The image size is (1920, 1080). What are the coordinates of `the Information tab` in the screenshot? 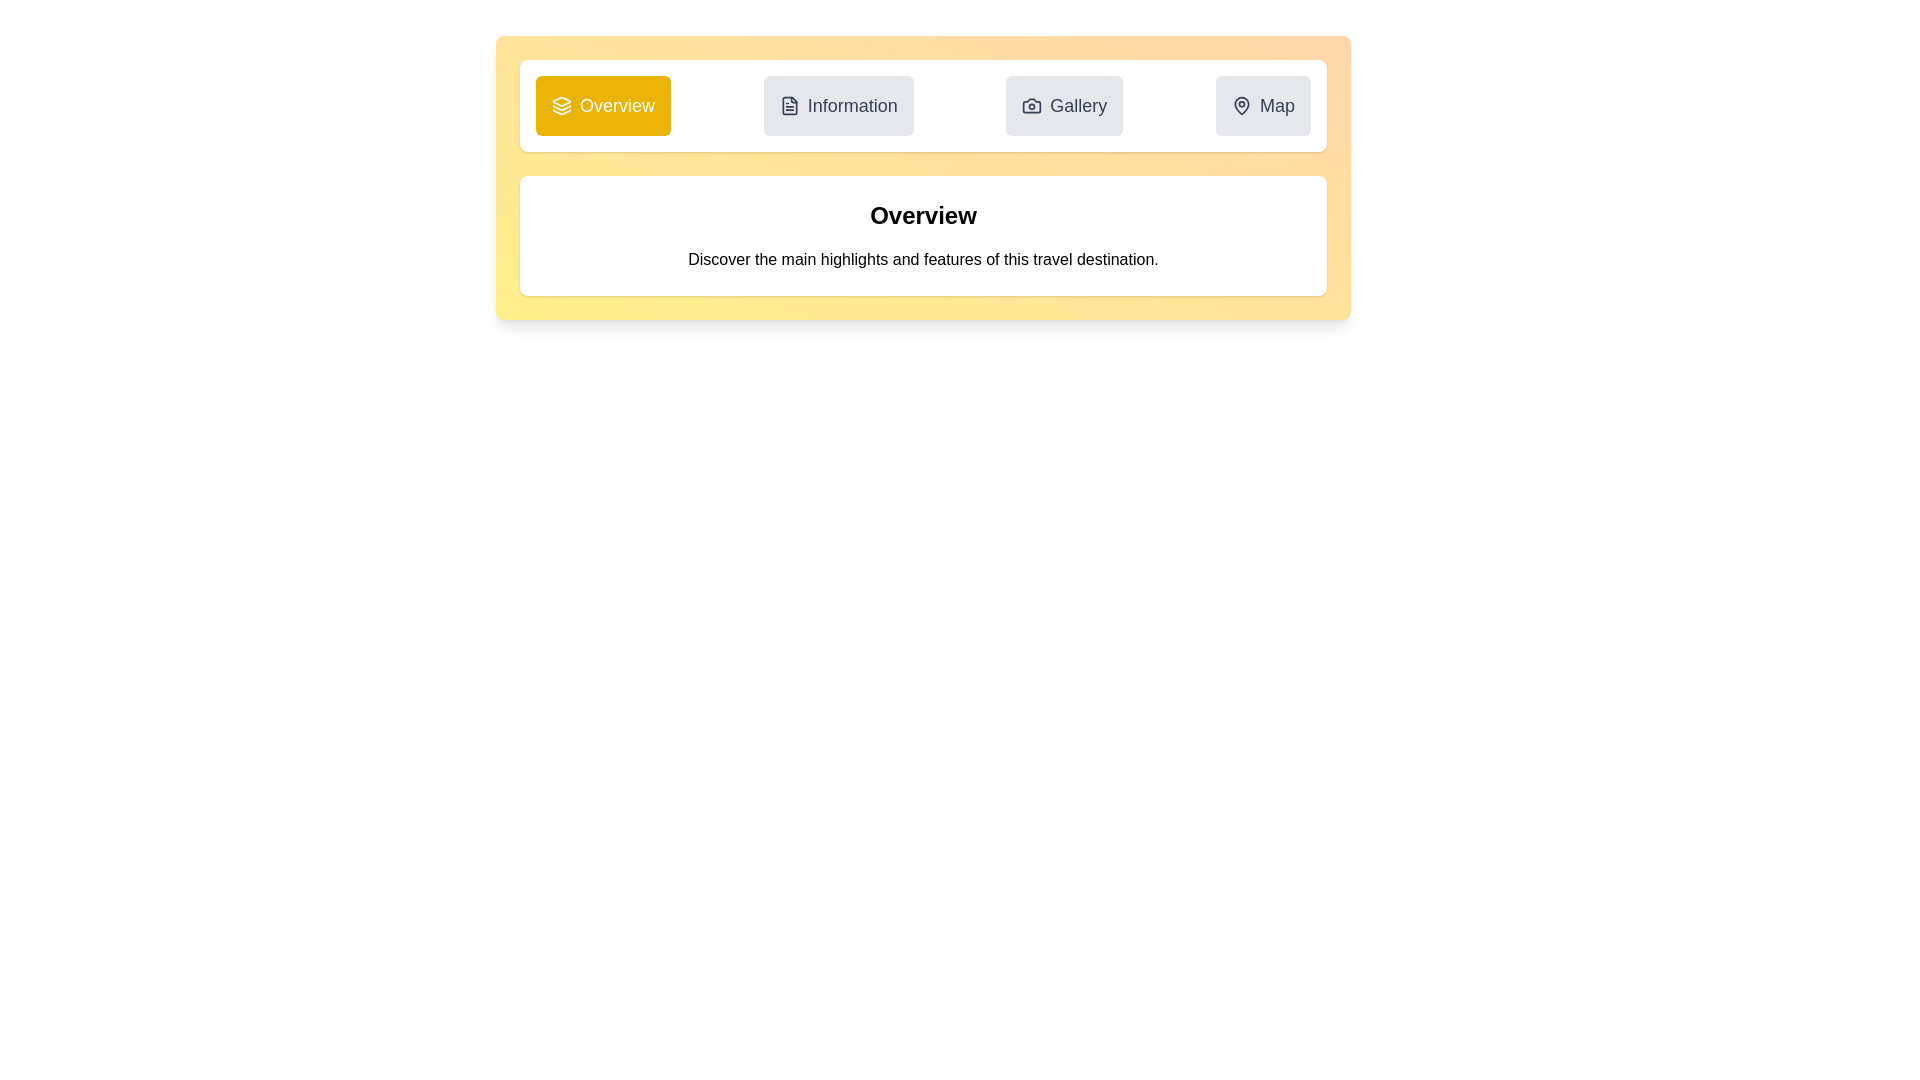 It's located at (838, 105).